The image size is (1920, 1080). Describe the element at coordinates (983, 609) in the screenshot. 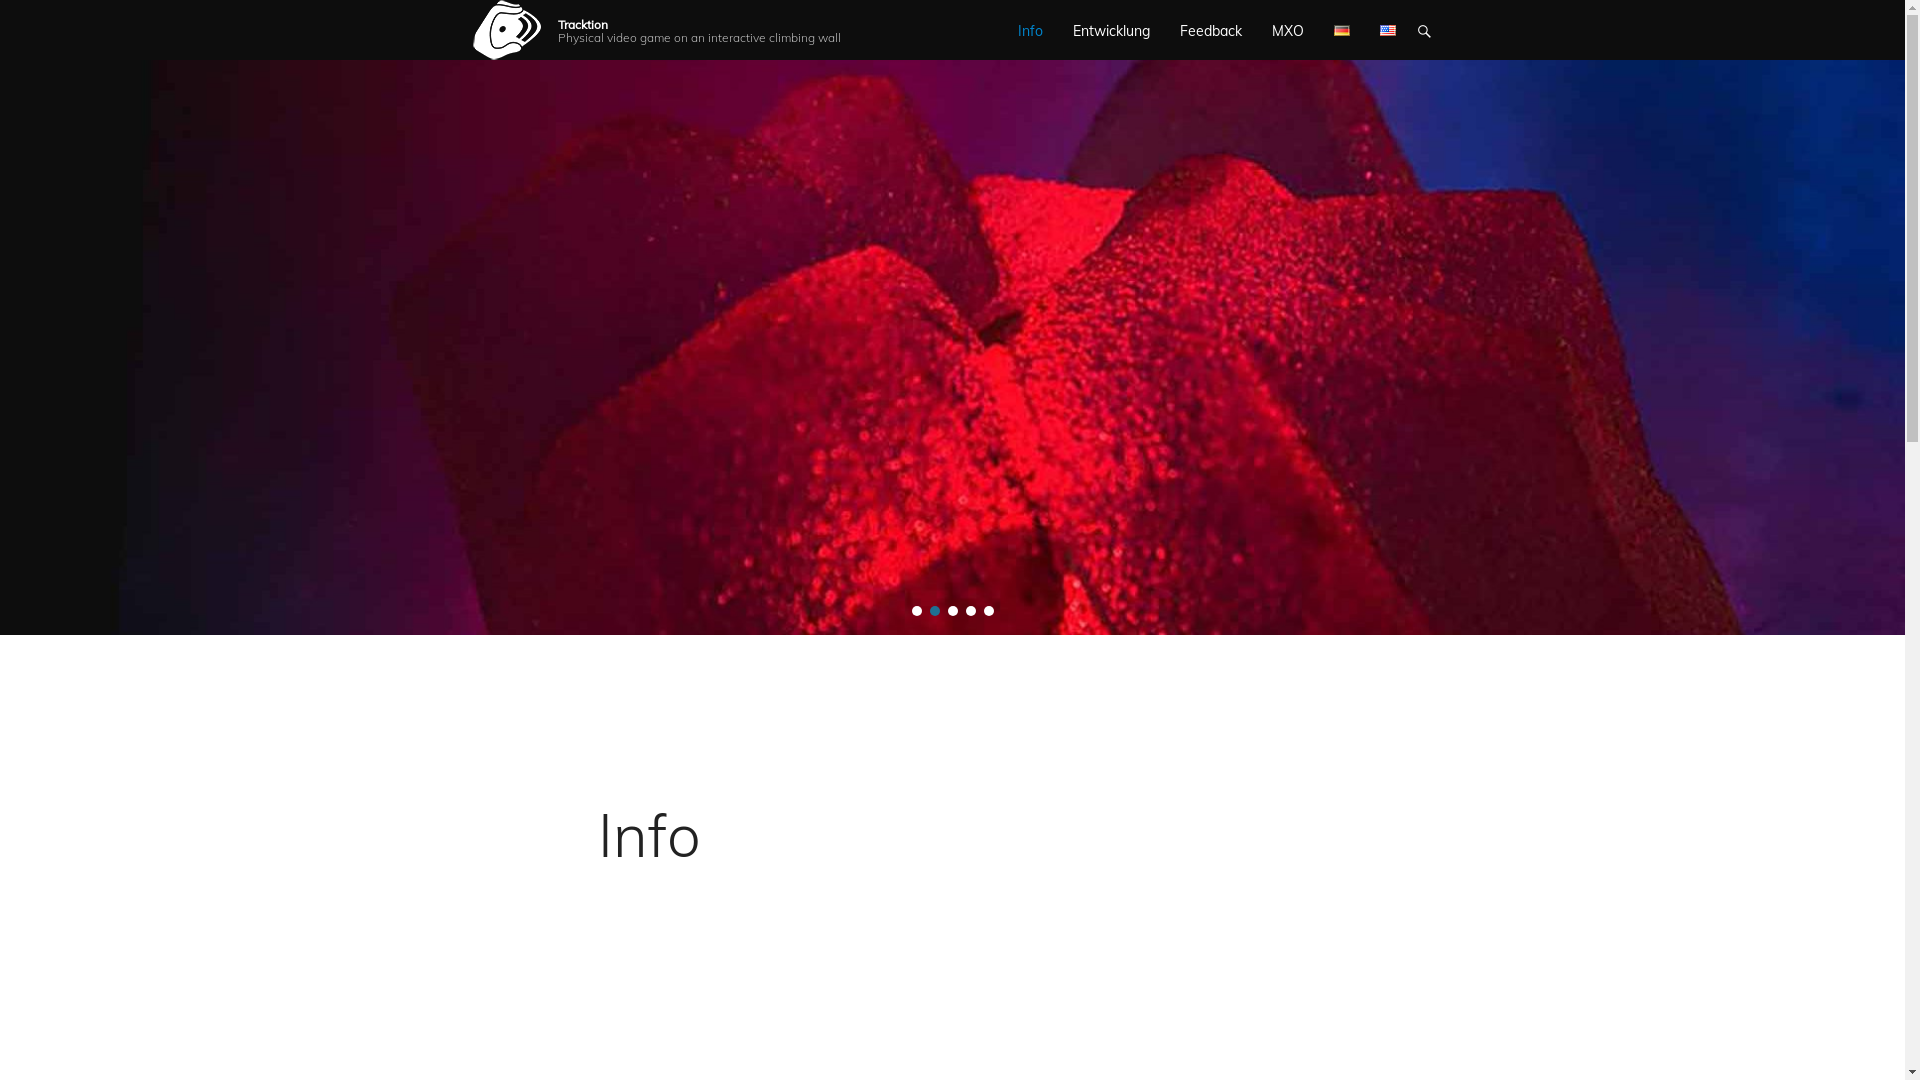

I see `'5'` at that location.